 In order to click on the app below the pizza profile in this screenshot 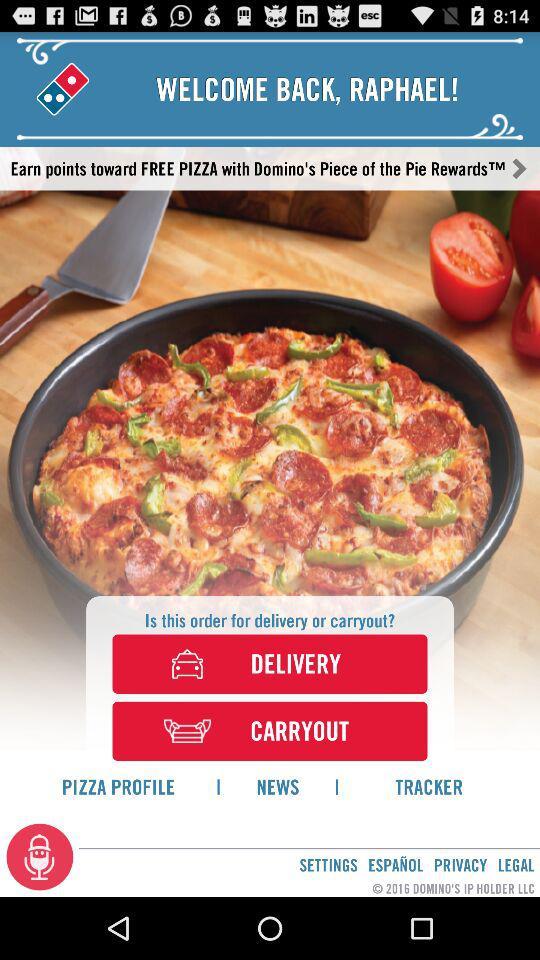, I will do `click(40, 855)`.